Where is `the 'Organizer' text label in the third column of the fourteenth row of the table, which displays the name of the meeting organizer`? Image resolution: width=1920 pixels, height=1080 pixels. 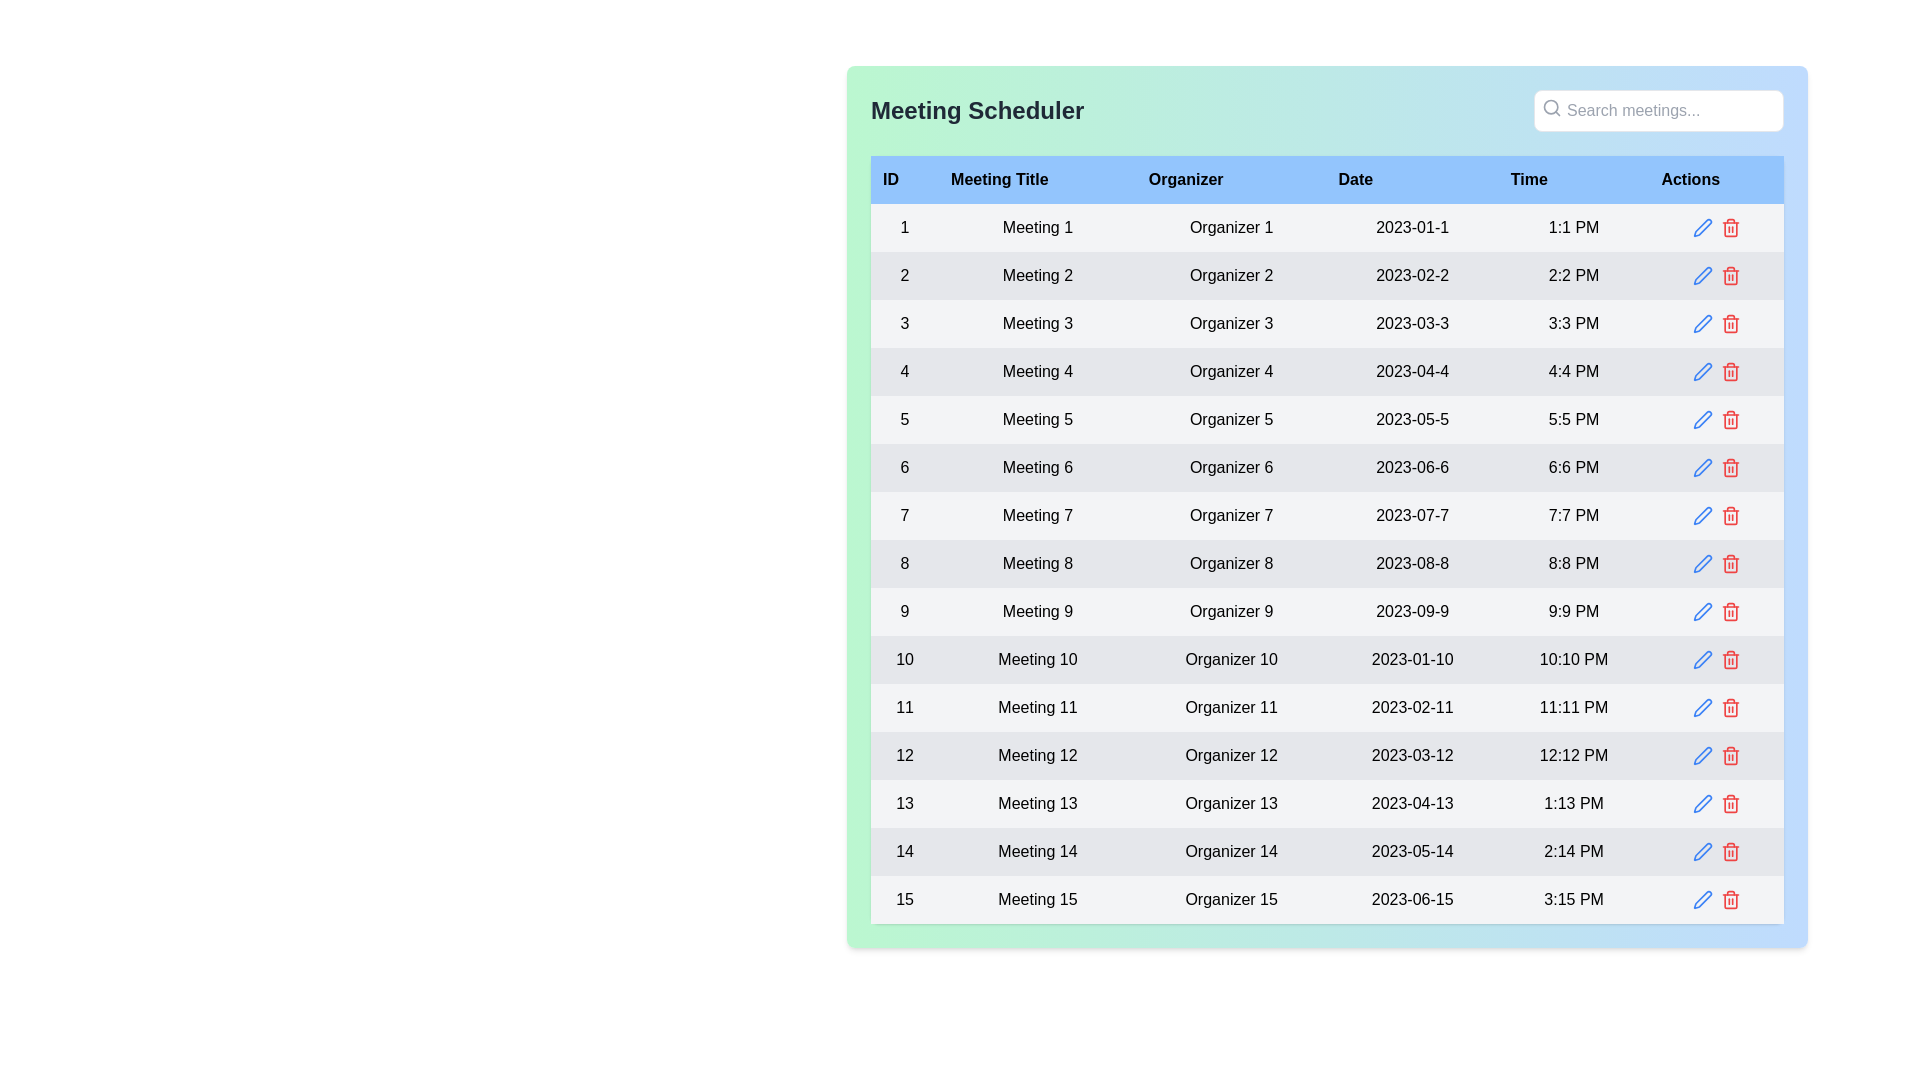 the 'Organizer' text label in the third column of the fourteenth row of the table, which displays the name of the meeting organizer is located at coordinates (1230, 852).